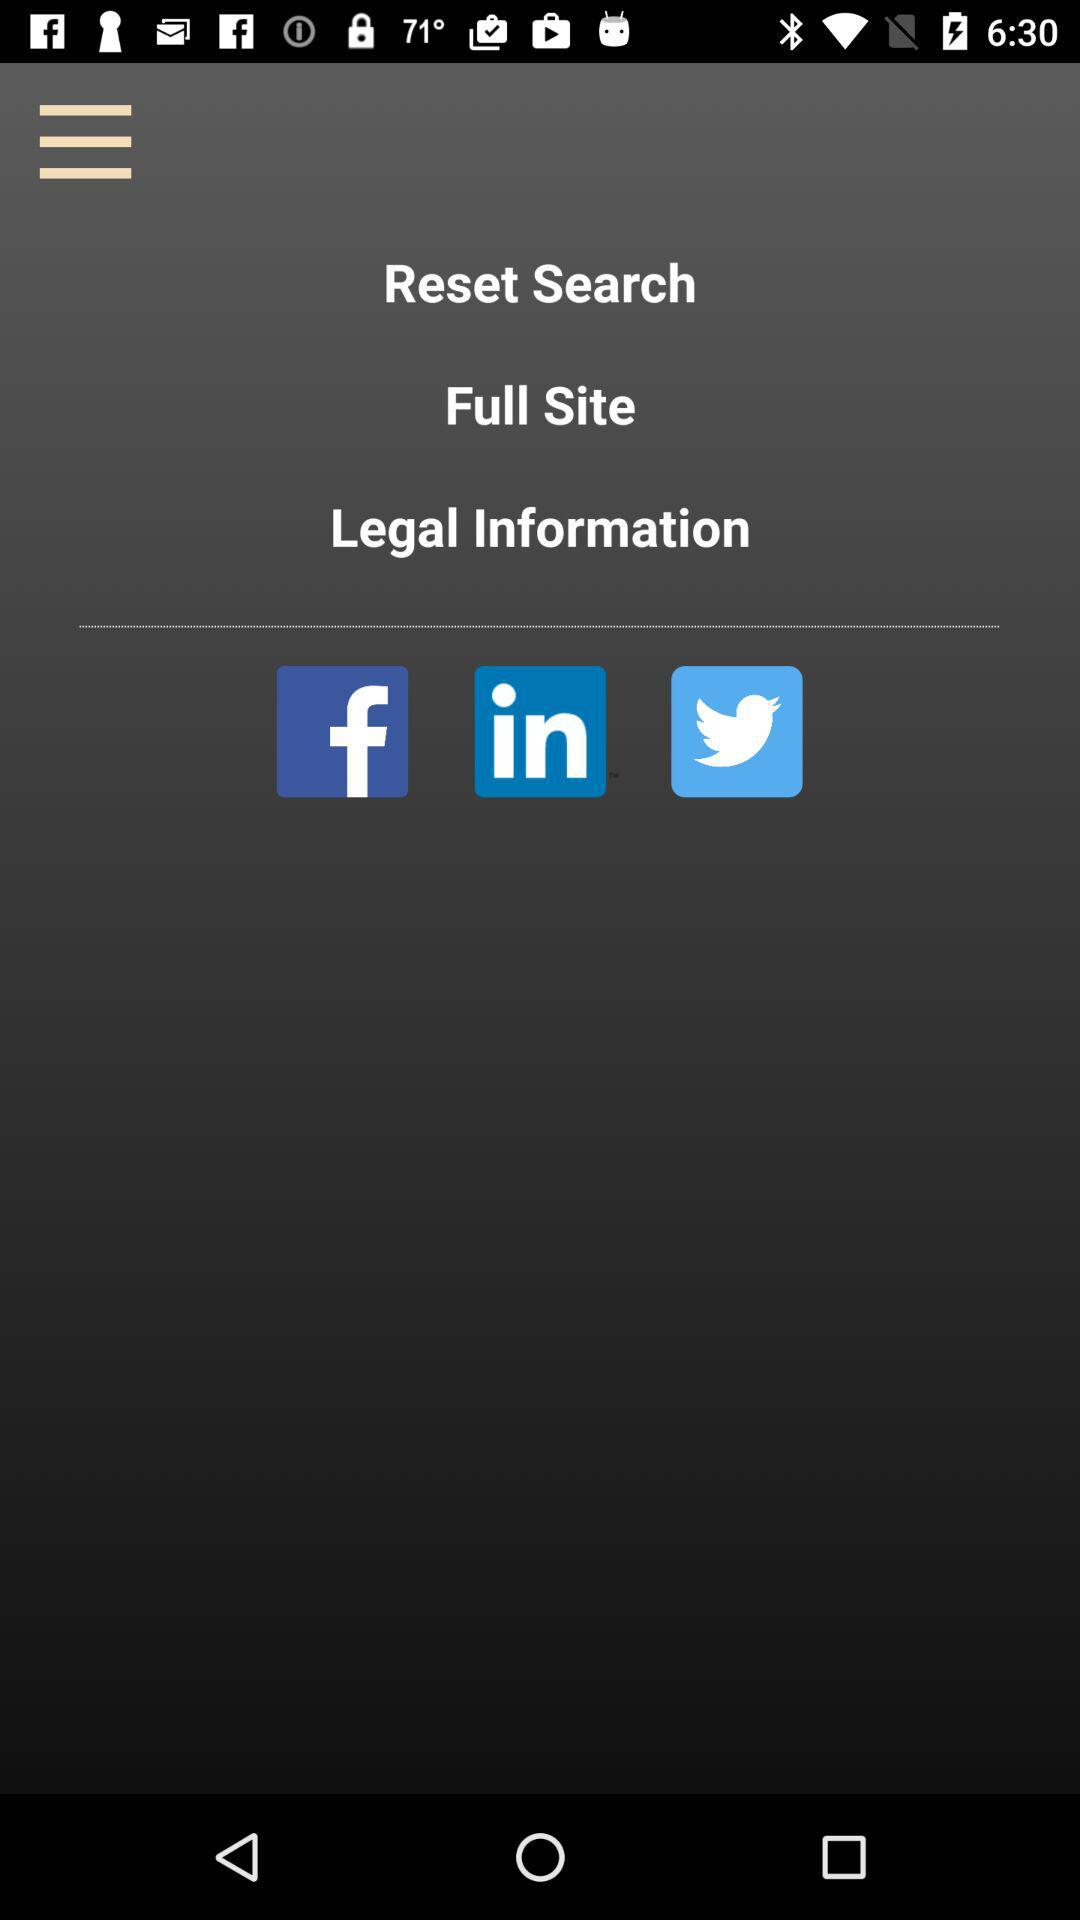  I want to click on twitter link button, so click(736, 730).